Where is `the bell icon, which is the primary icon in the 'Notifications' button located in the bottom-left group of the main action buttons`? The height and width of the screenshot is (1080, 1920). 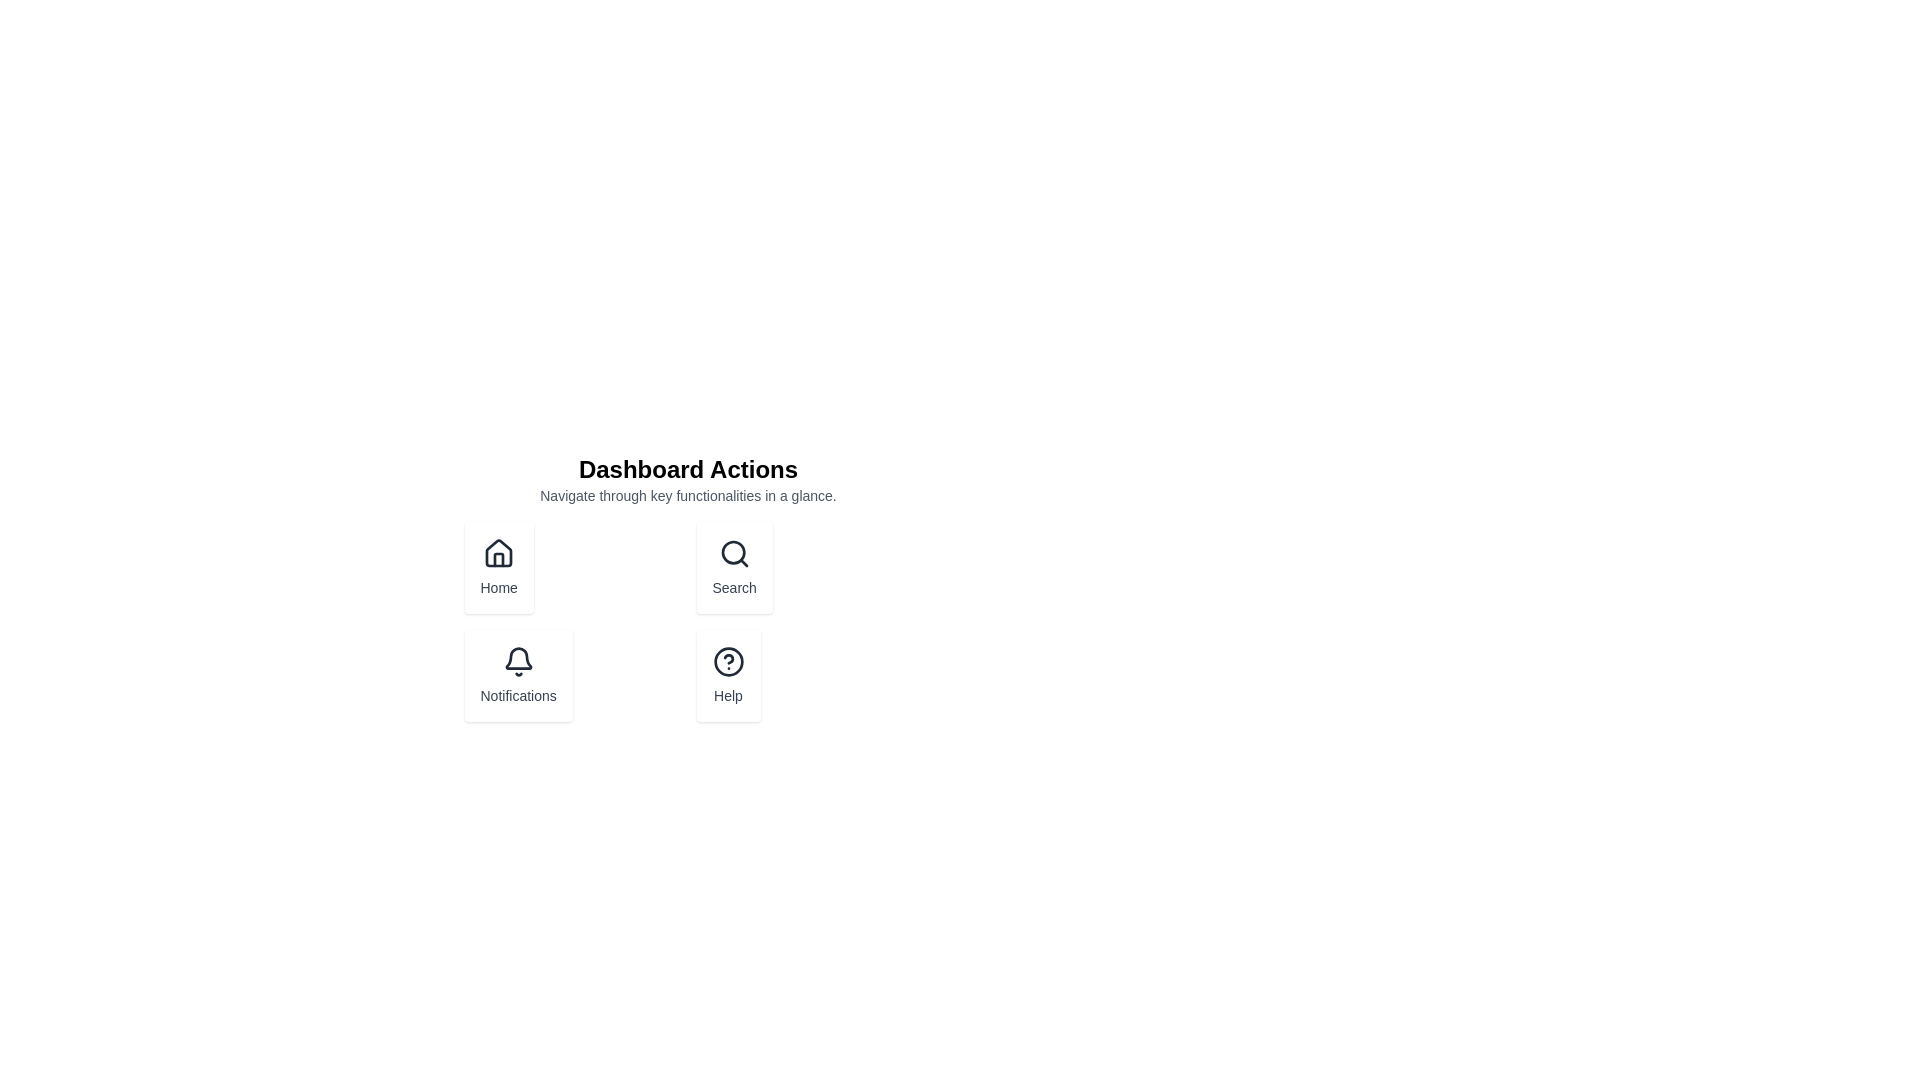 the bell icon, which is the primary icon in the 'Notifications' button located in the bottom-left group of the main action buttons is located at coordinates (518, 662).